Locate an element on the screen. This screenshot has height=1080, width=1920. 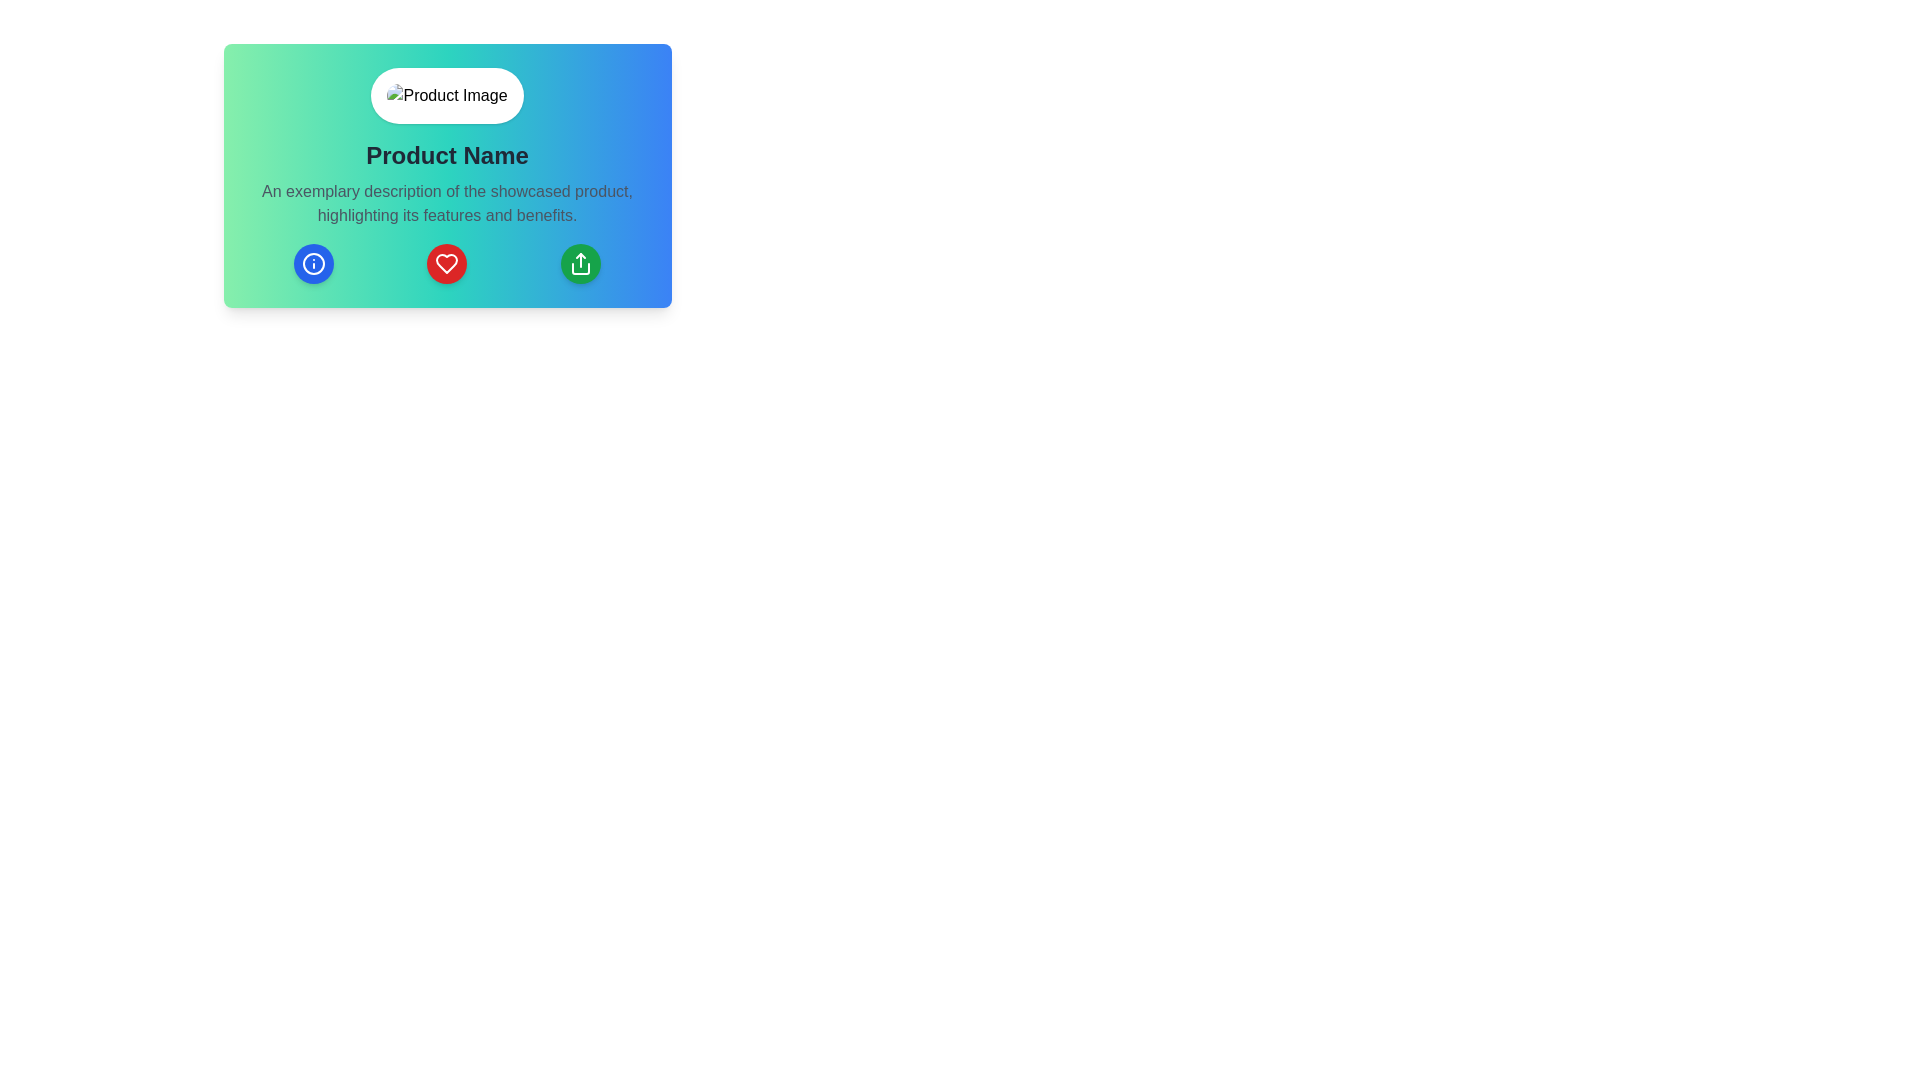
the informational circle icon located at the leftmost position of the three icons near the bottom of the product card is located at coordinates (313, 262).